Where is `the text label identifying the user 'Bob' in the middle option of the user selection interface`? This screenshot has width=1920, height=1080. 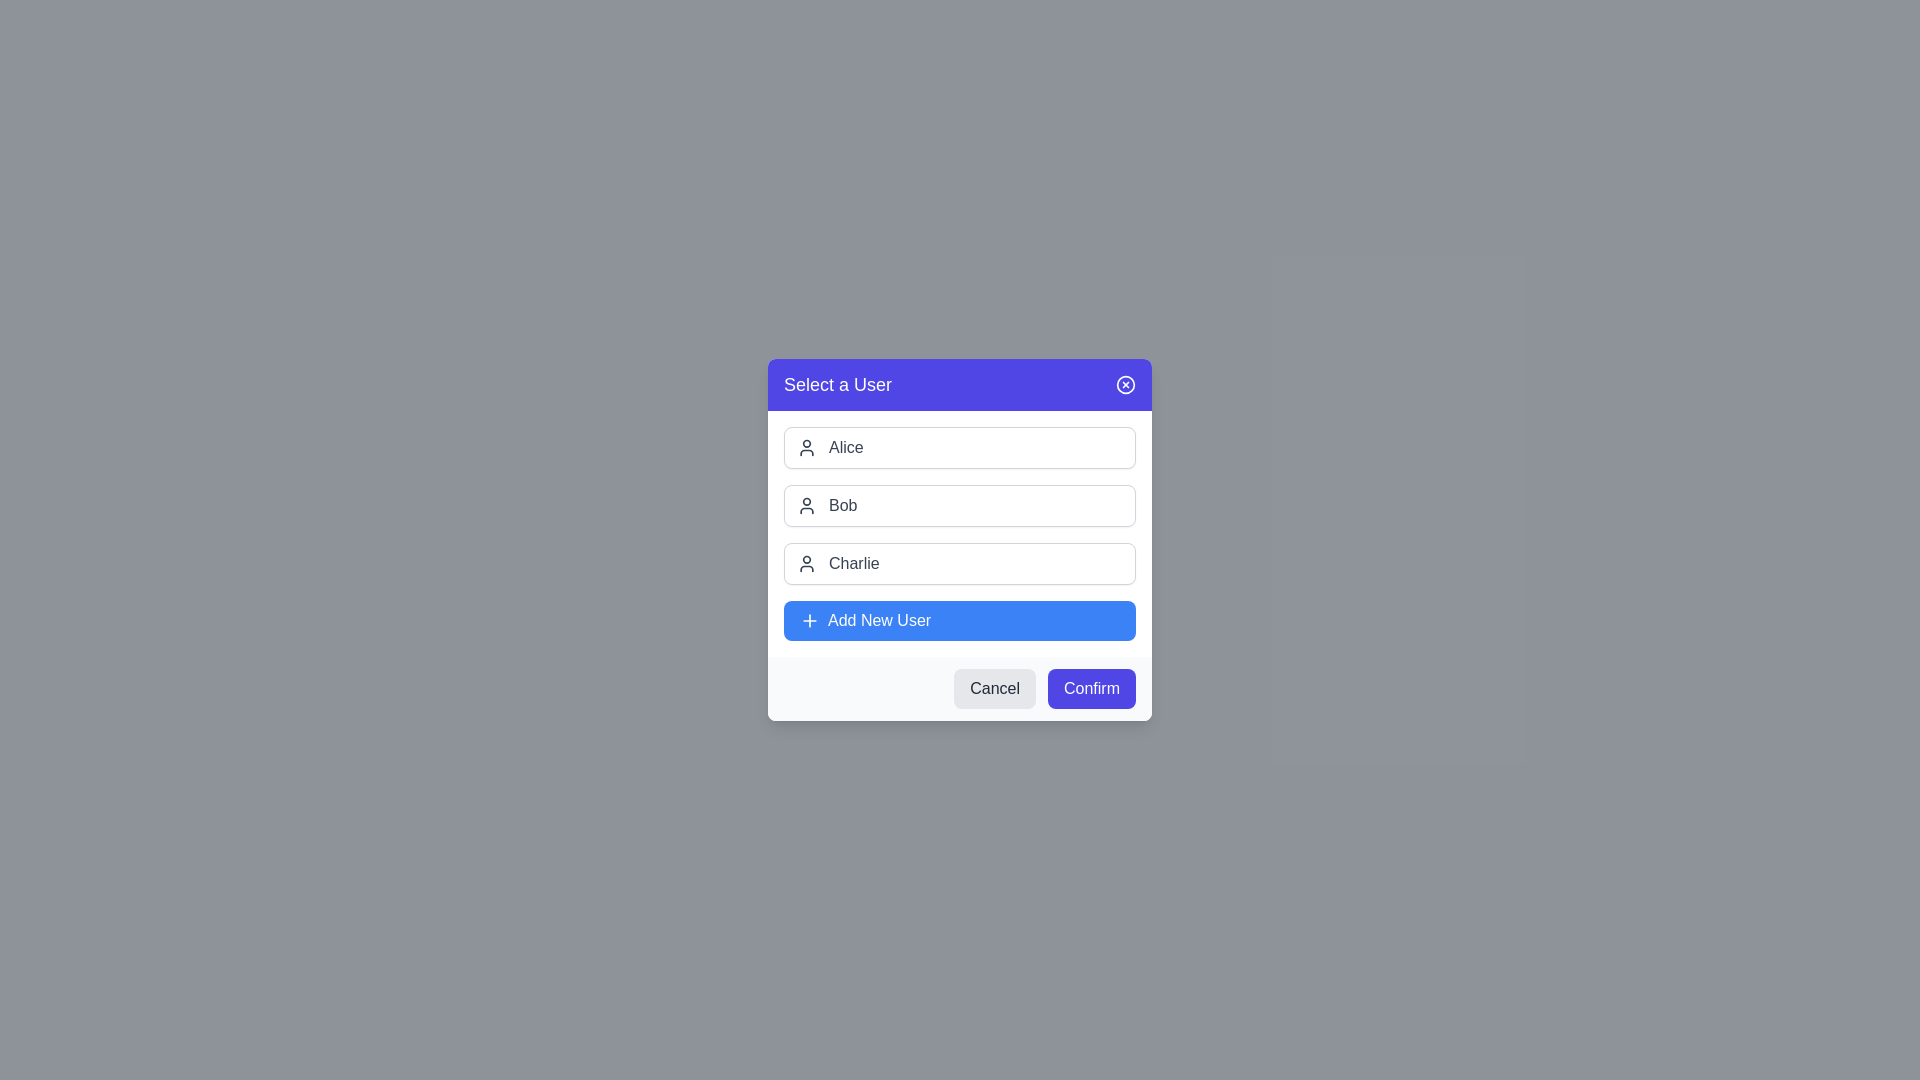 the text label identifying the user 'Bob' in the middle option of the user selection interface is located at coordinates (843, 504).